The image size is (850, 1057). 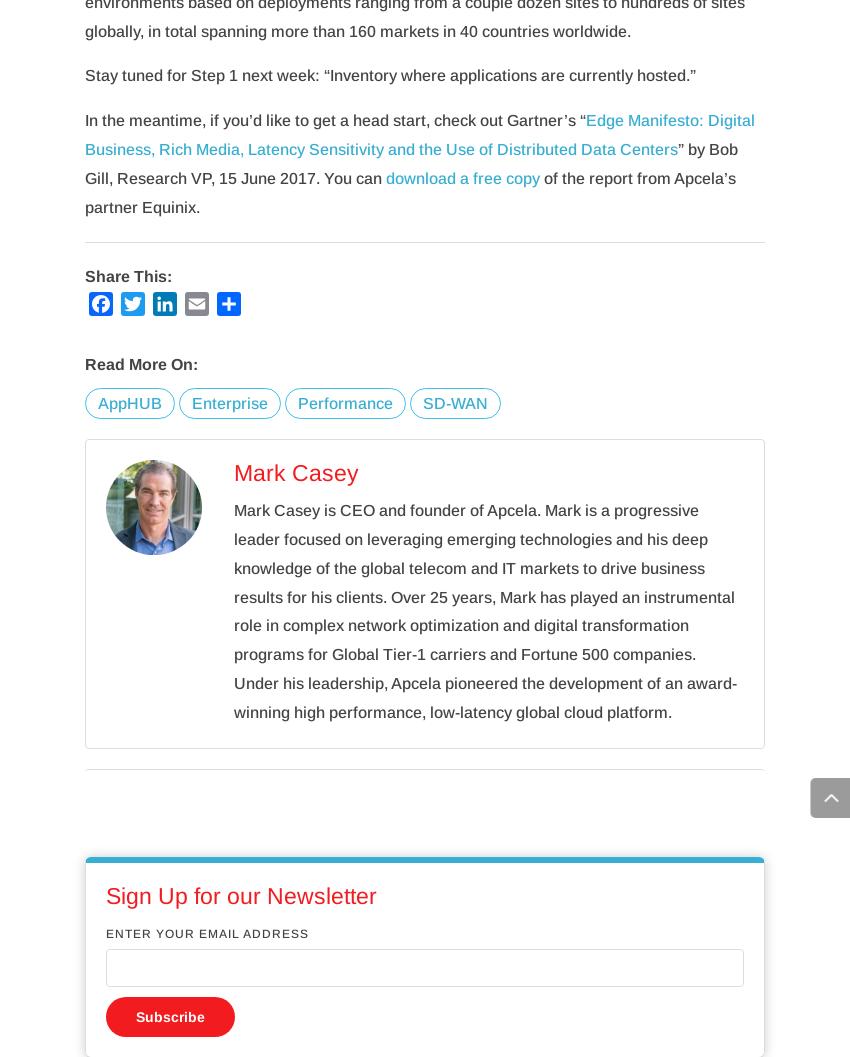 What do you see at coordinates (344, 401) in the screenshot?
I see `'Performance'` at bounding box center [344, 401].